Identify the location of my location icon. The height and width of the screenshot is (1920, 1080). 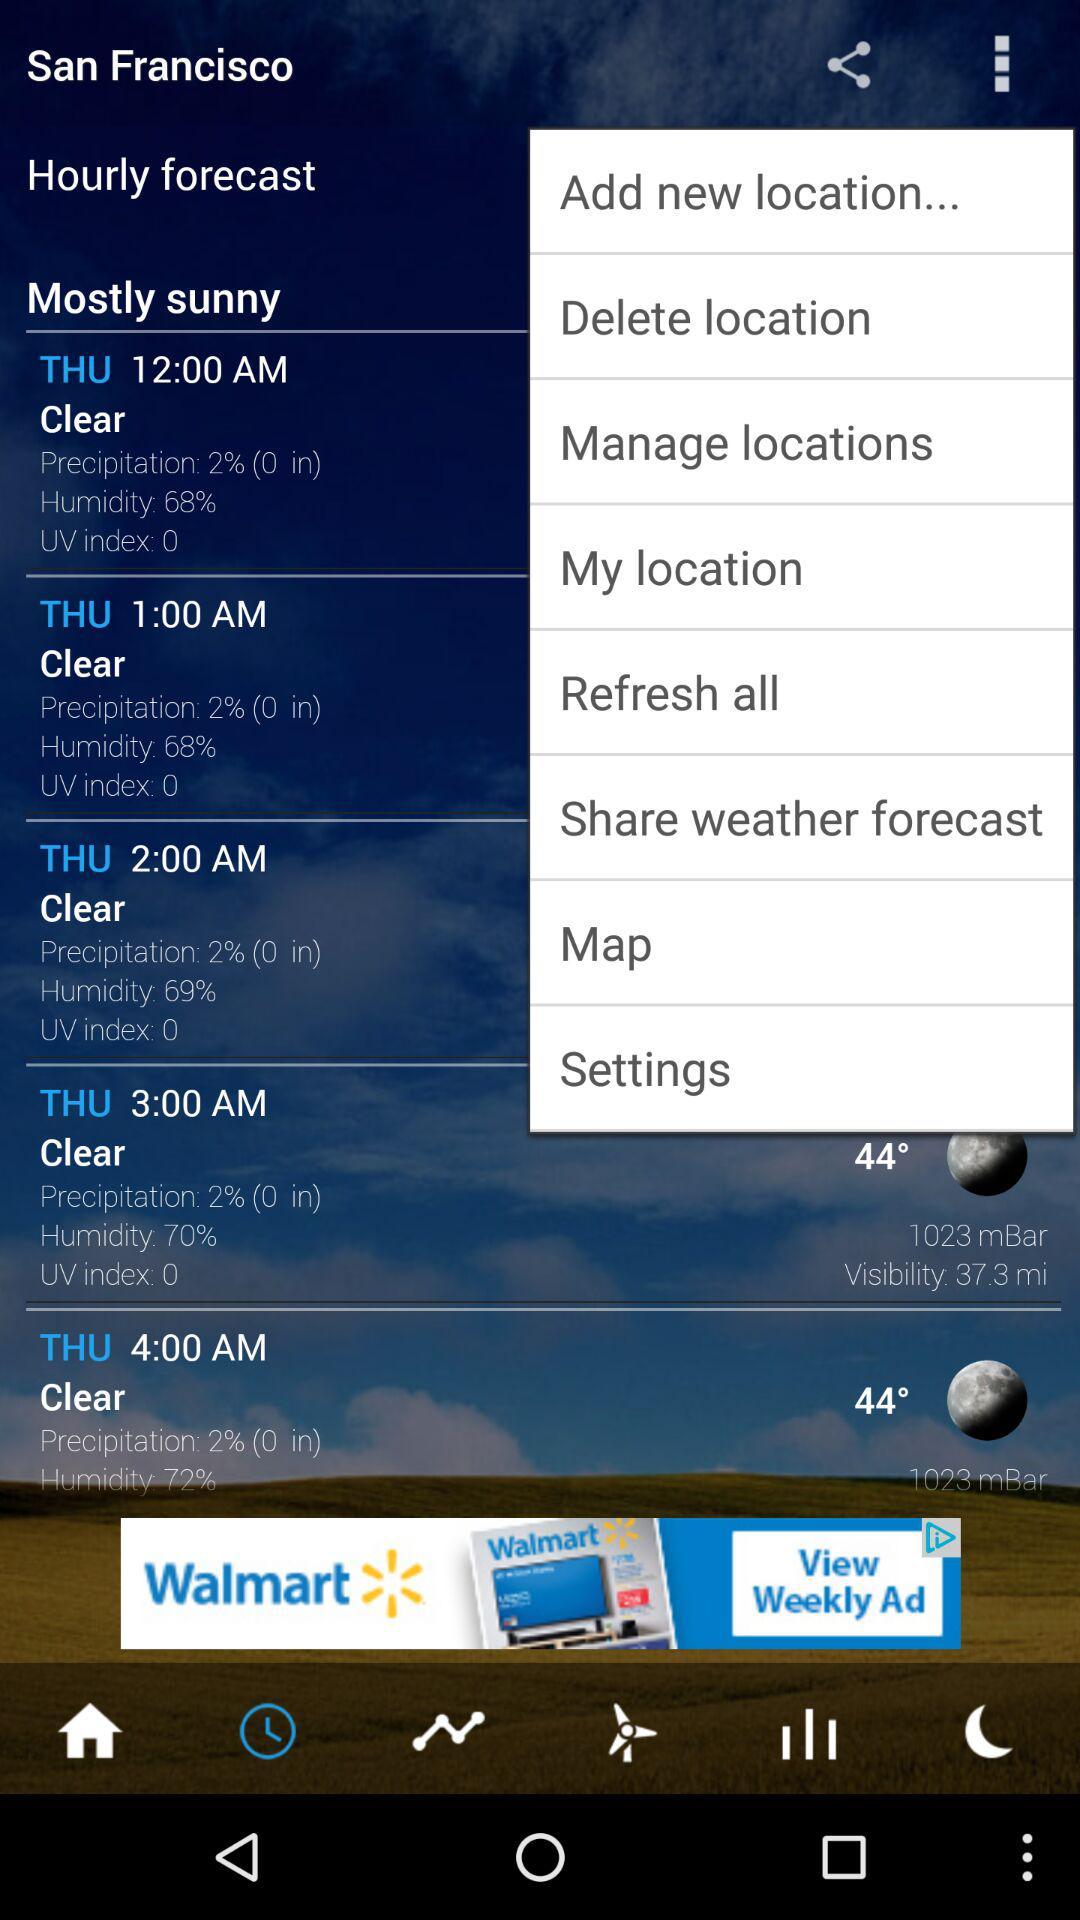
(800, 565).